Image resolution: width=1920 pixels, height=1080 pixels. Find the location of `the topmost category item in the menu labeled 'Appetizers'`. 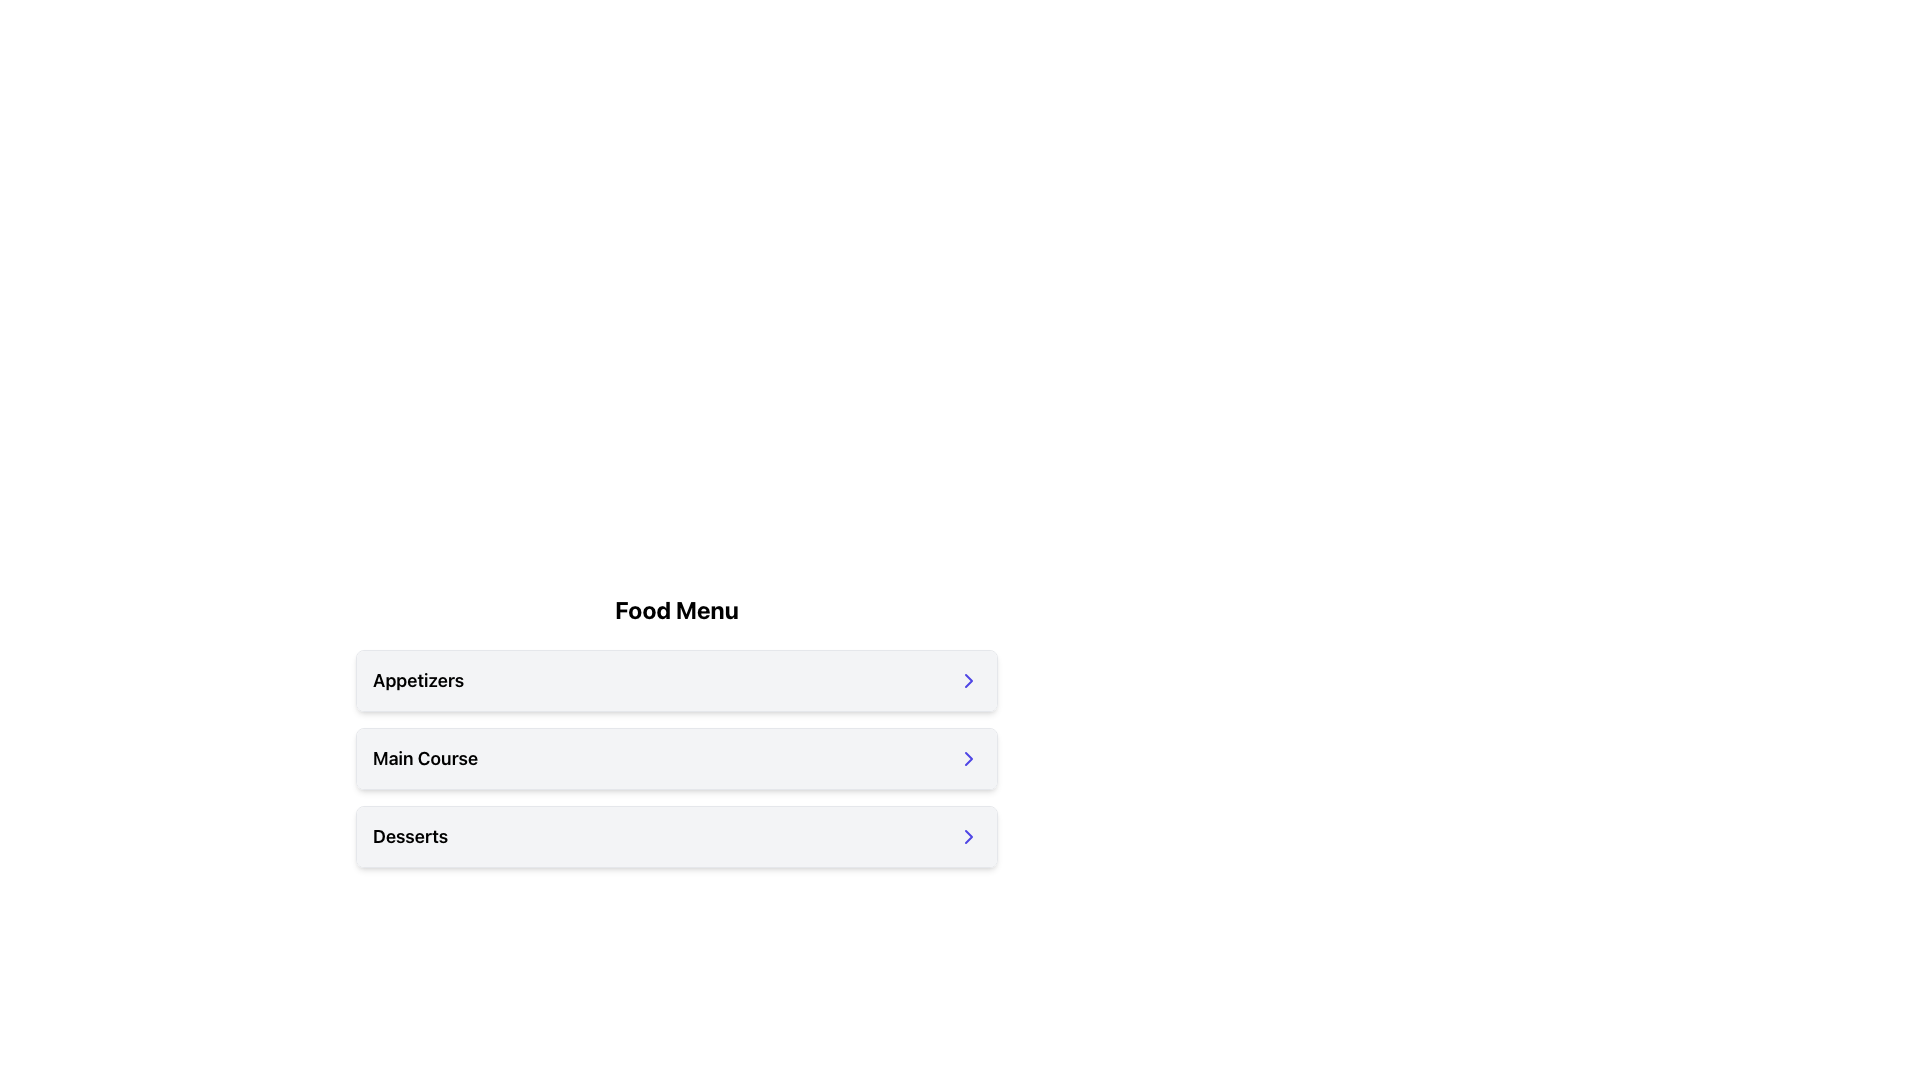

the topmost category item in the menu labeled 'Appetizers' is located at coordinates (676, 680).